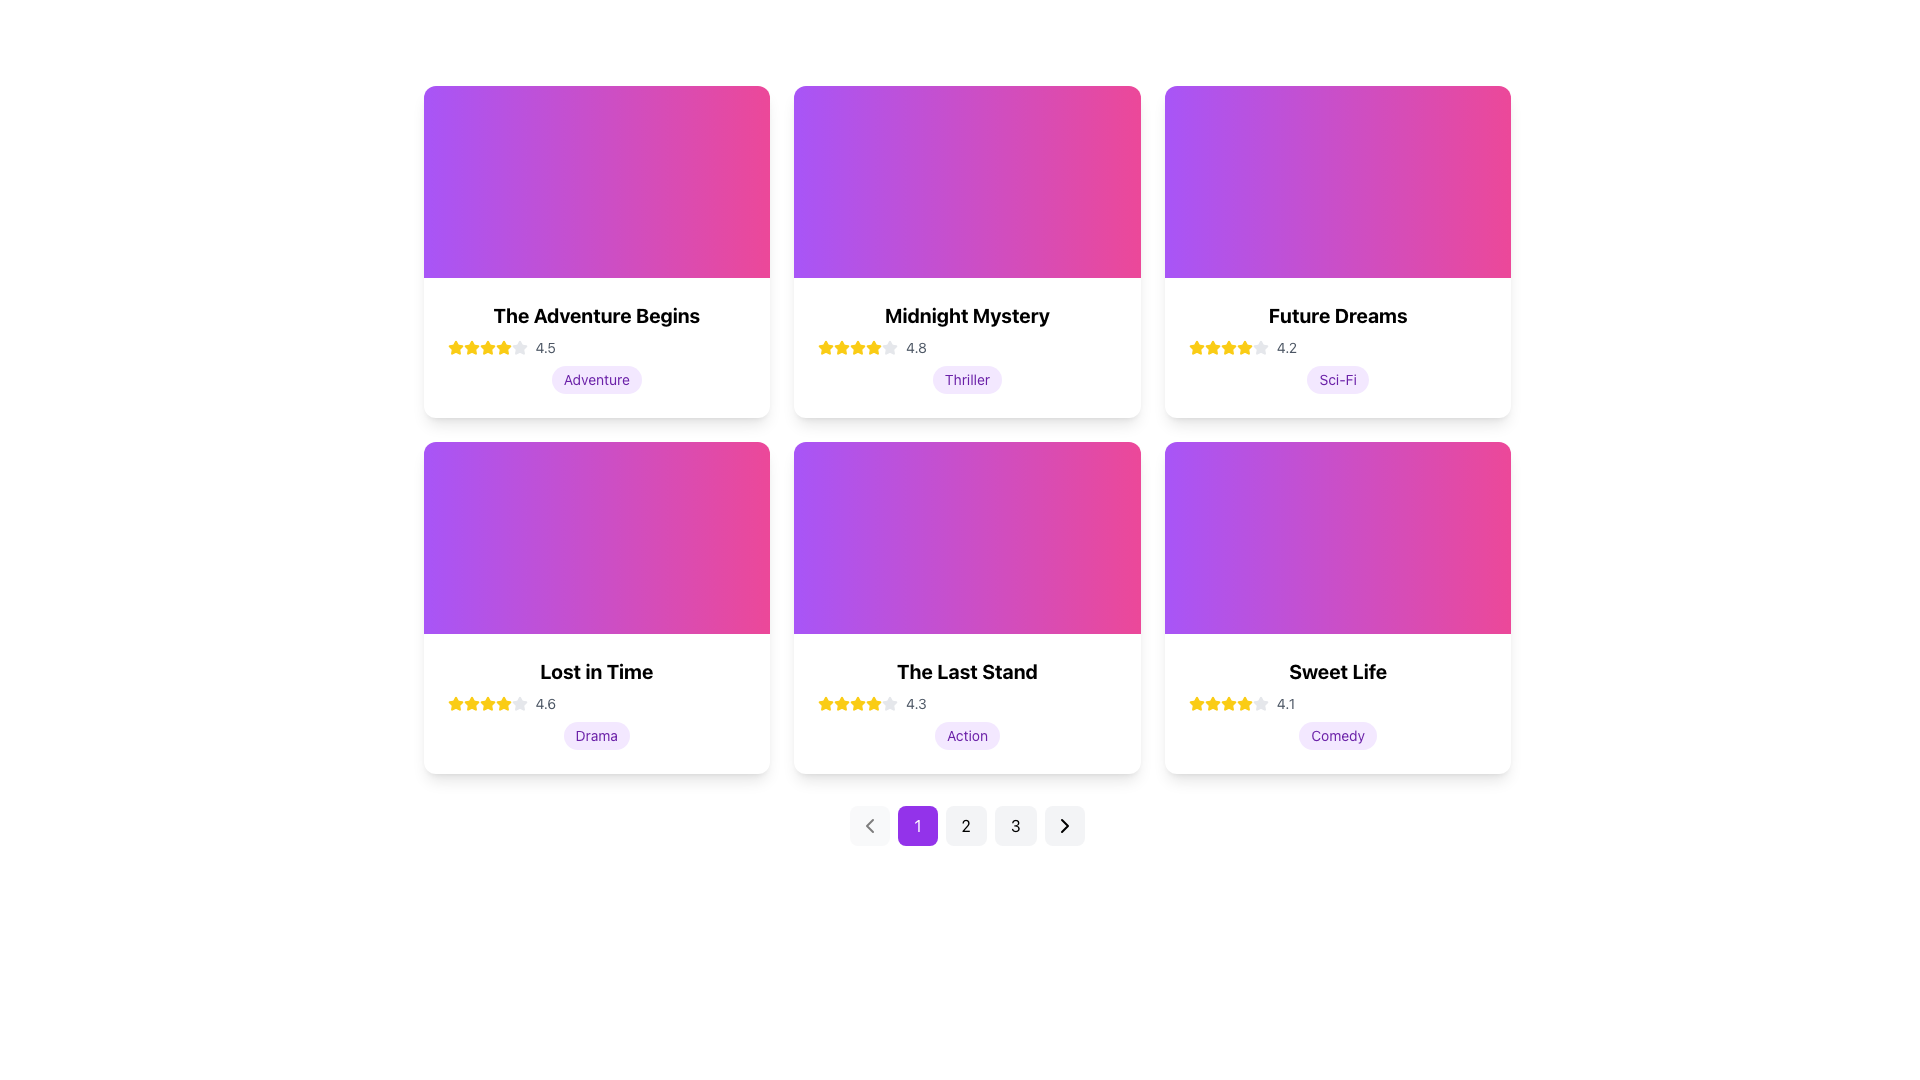 This screenshot has height=1080, width=1920. I want to click on the label that displays the numerical rating of the movie 'Sweet Life', which is located beneath the card and adjacent to the last star icon in the rating sequence, so click(1286, 703).